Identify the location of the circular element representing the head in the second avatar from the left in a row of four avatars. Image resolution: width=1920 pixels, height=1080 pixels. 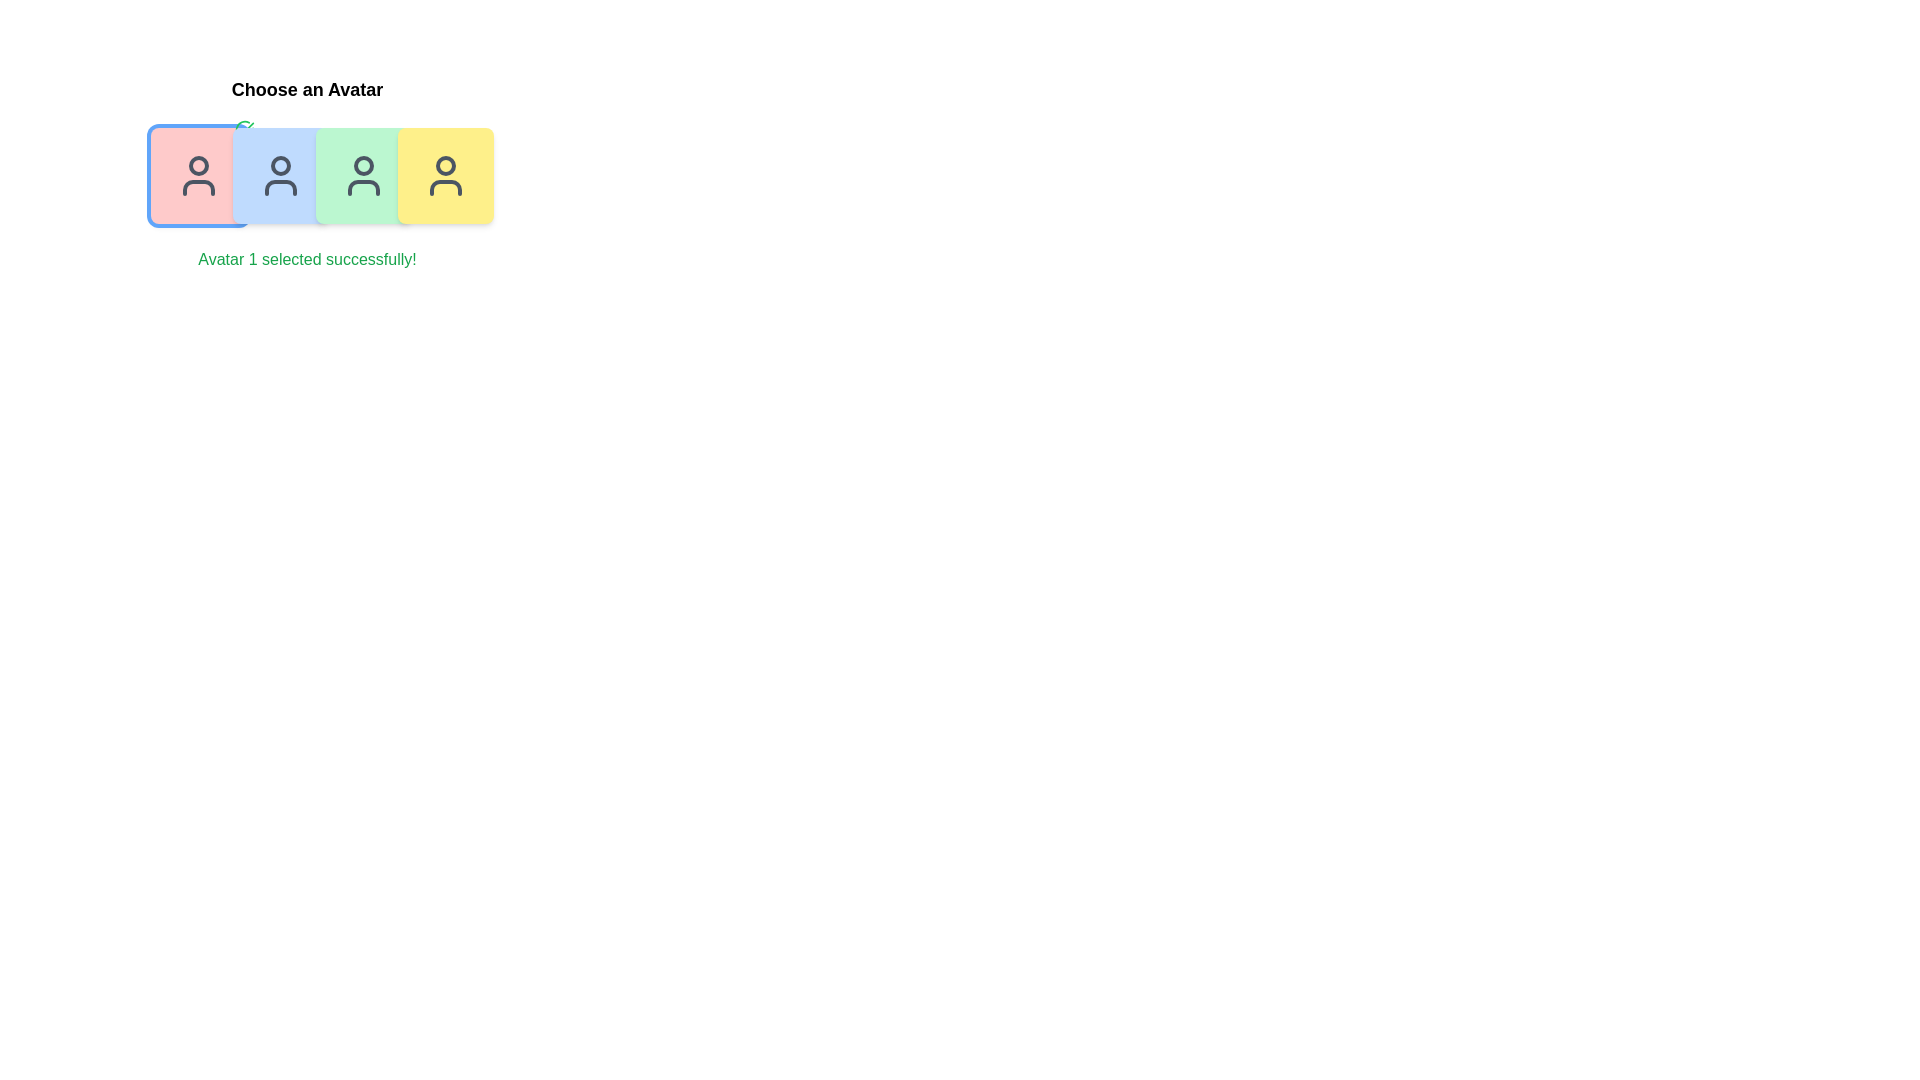
(280, 164).